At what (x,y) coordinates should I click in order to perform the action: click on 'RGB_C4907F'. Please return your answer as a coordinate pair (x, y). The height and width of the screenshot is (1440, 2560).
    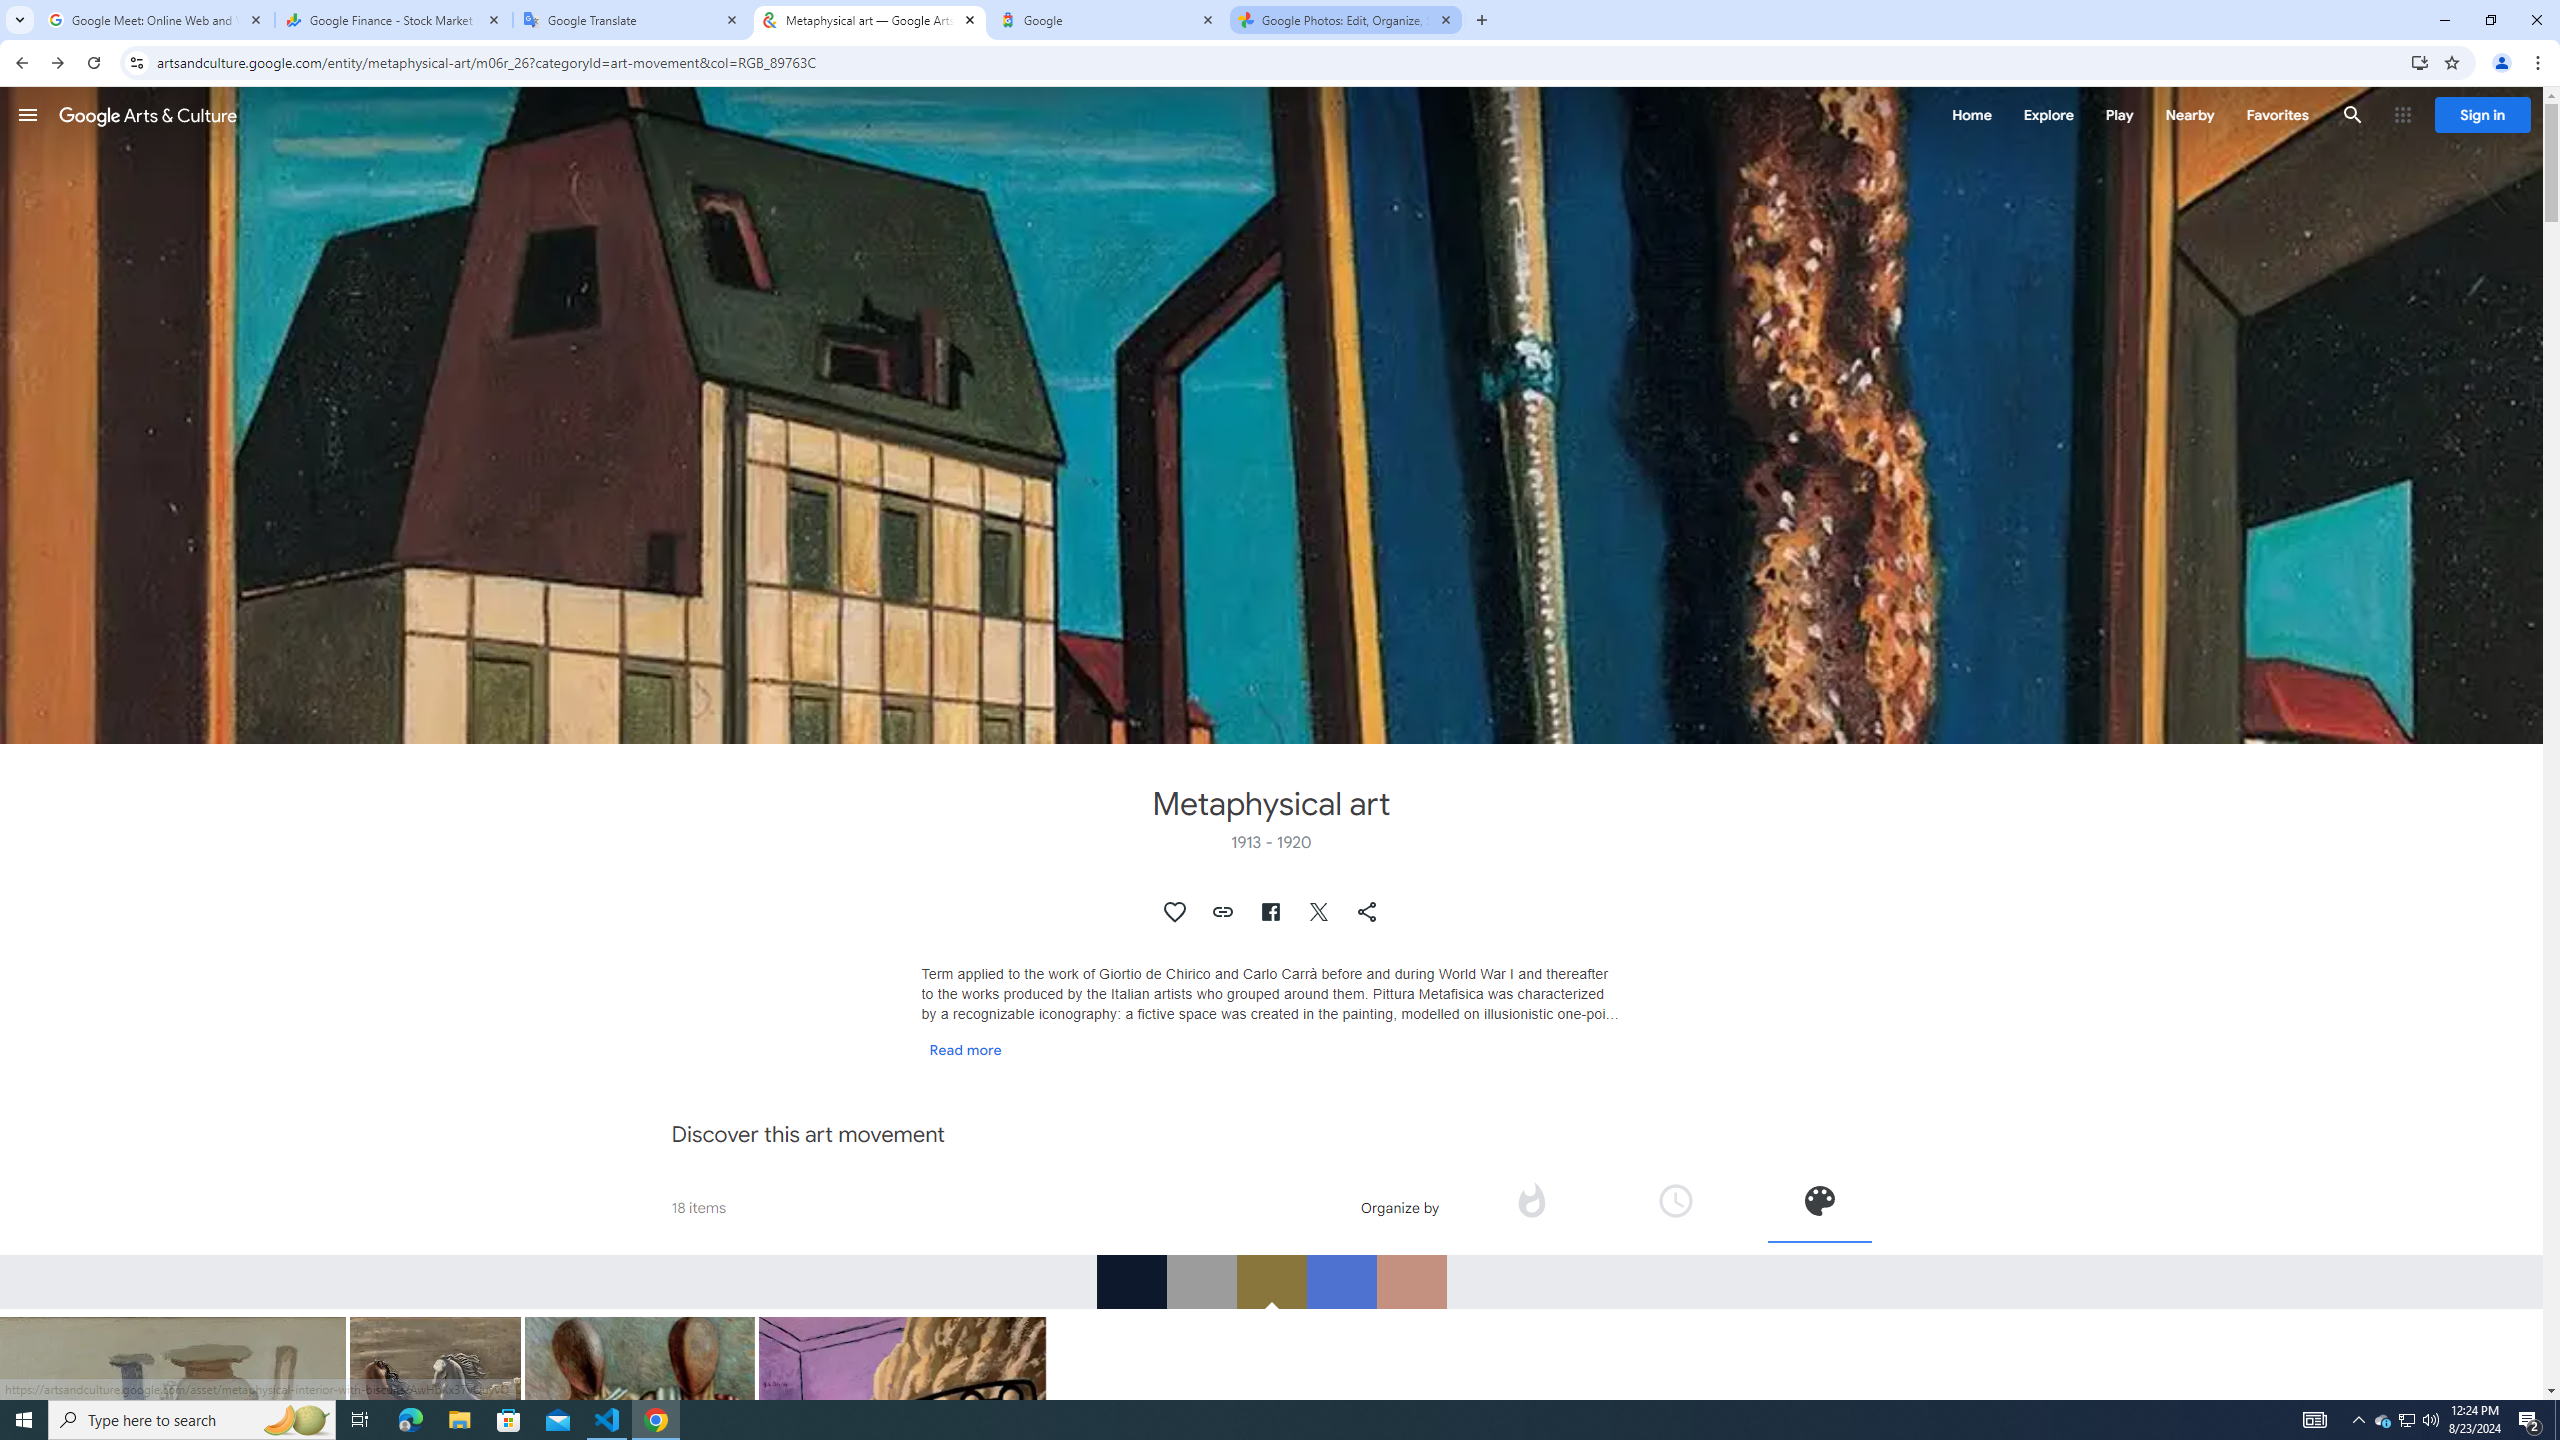
    Looking at the image, I should click on (1410, 1280).